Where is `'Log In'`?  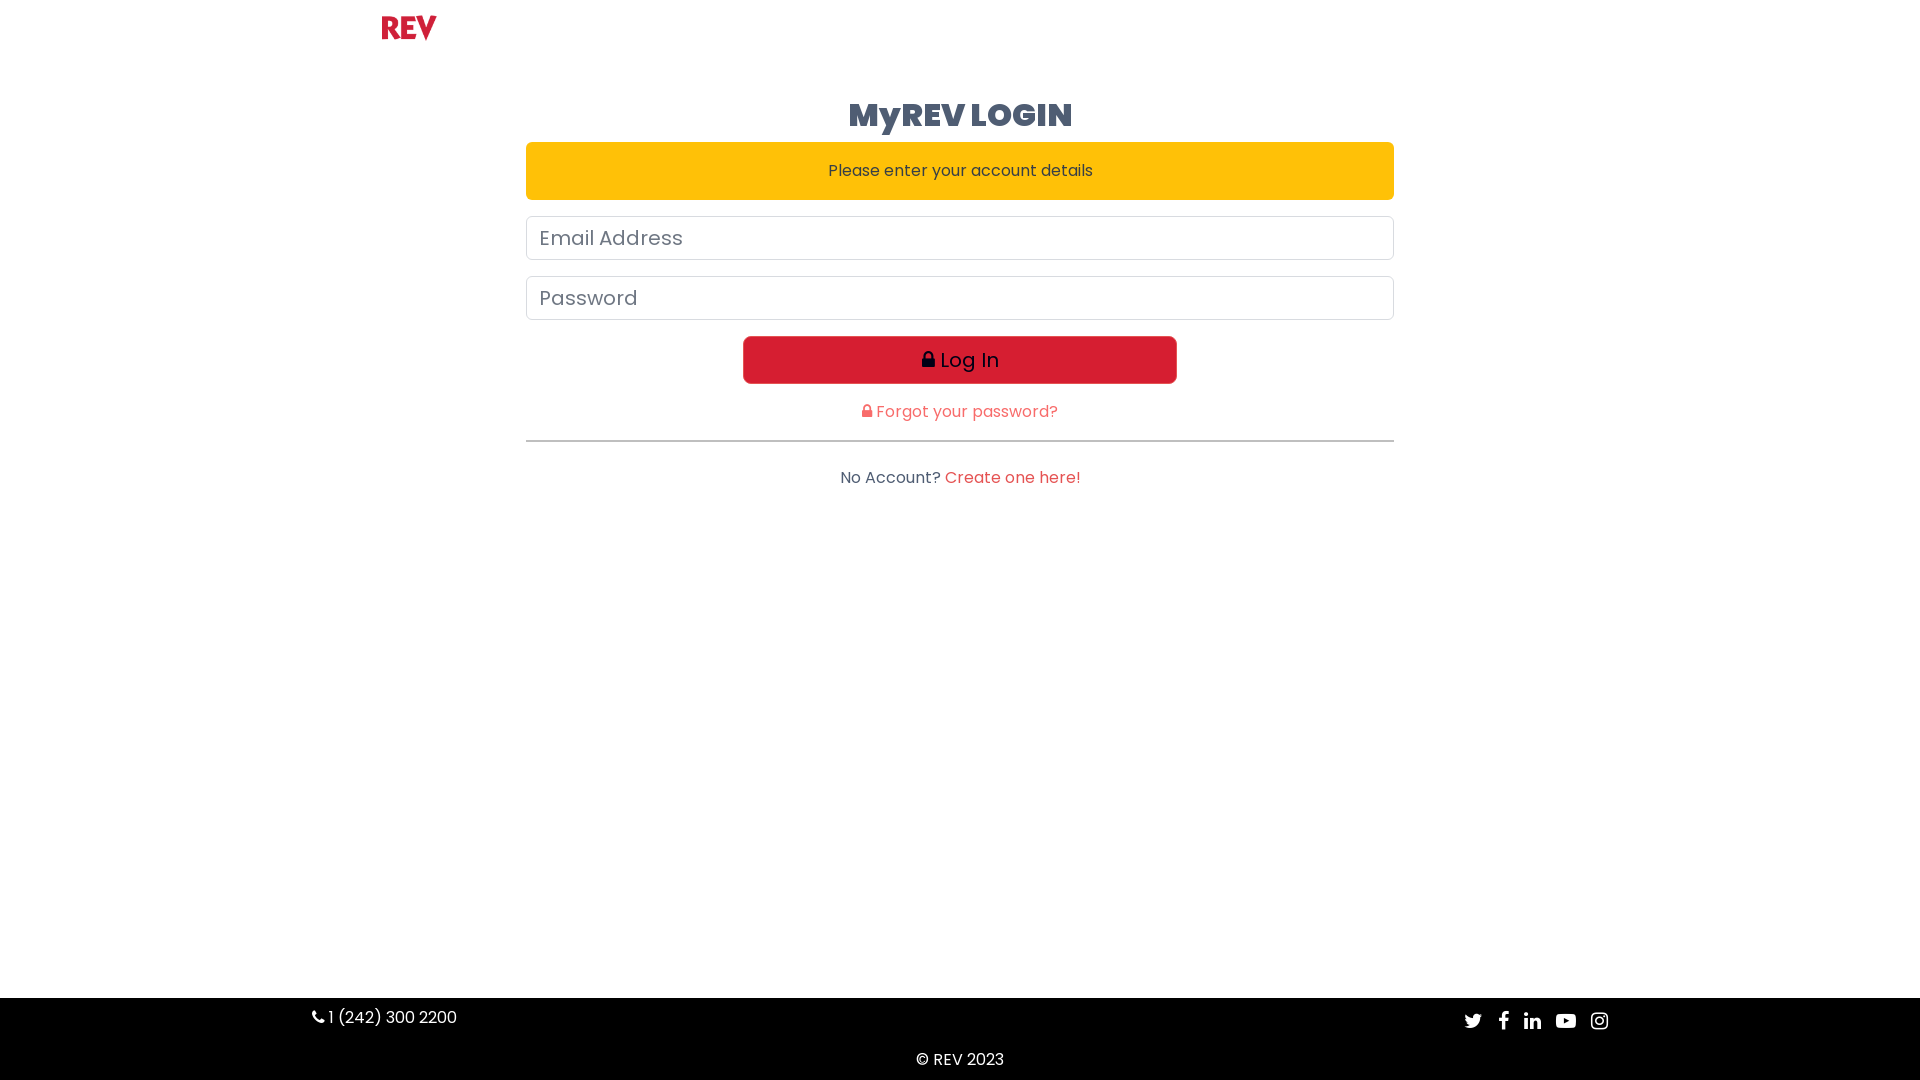 'Log In' is located at coordinates (960, 358).